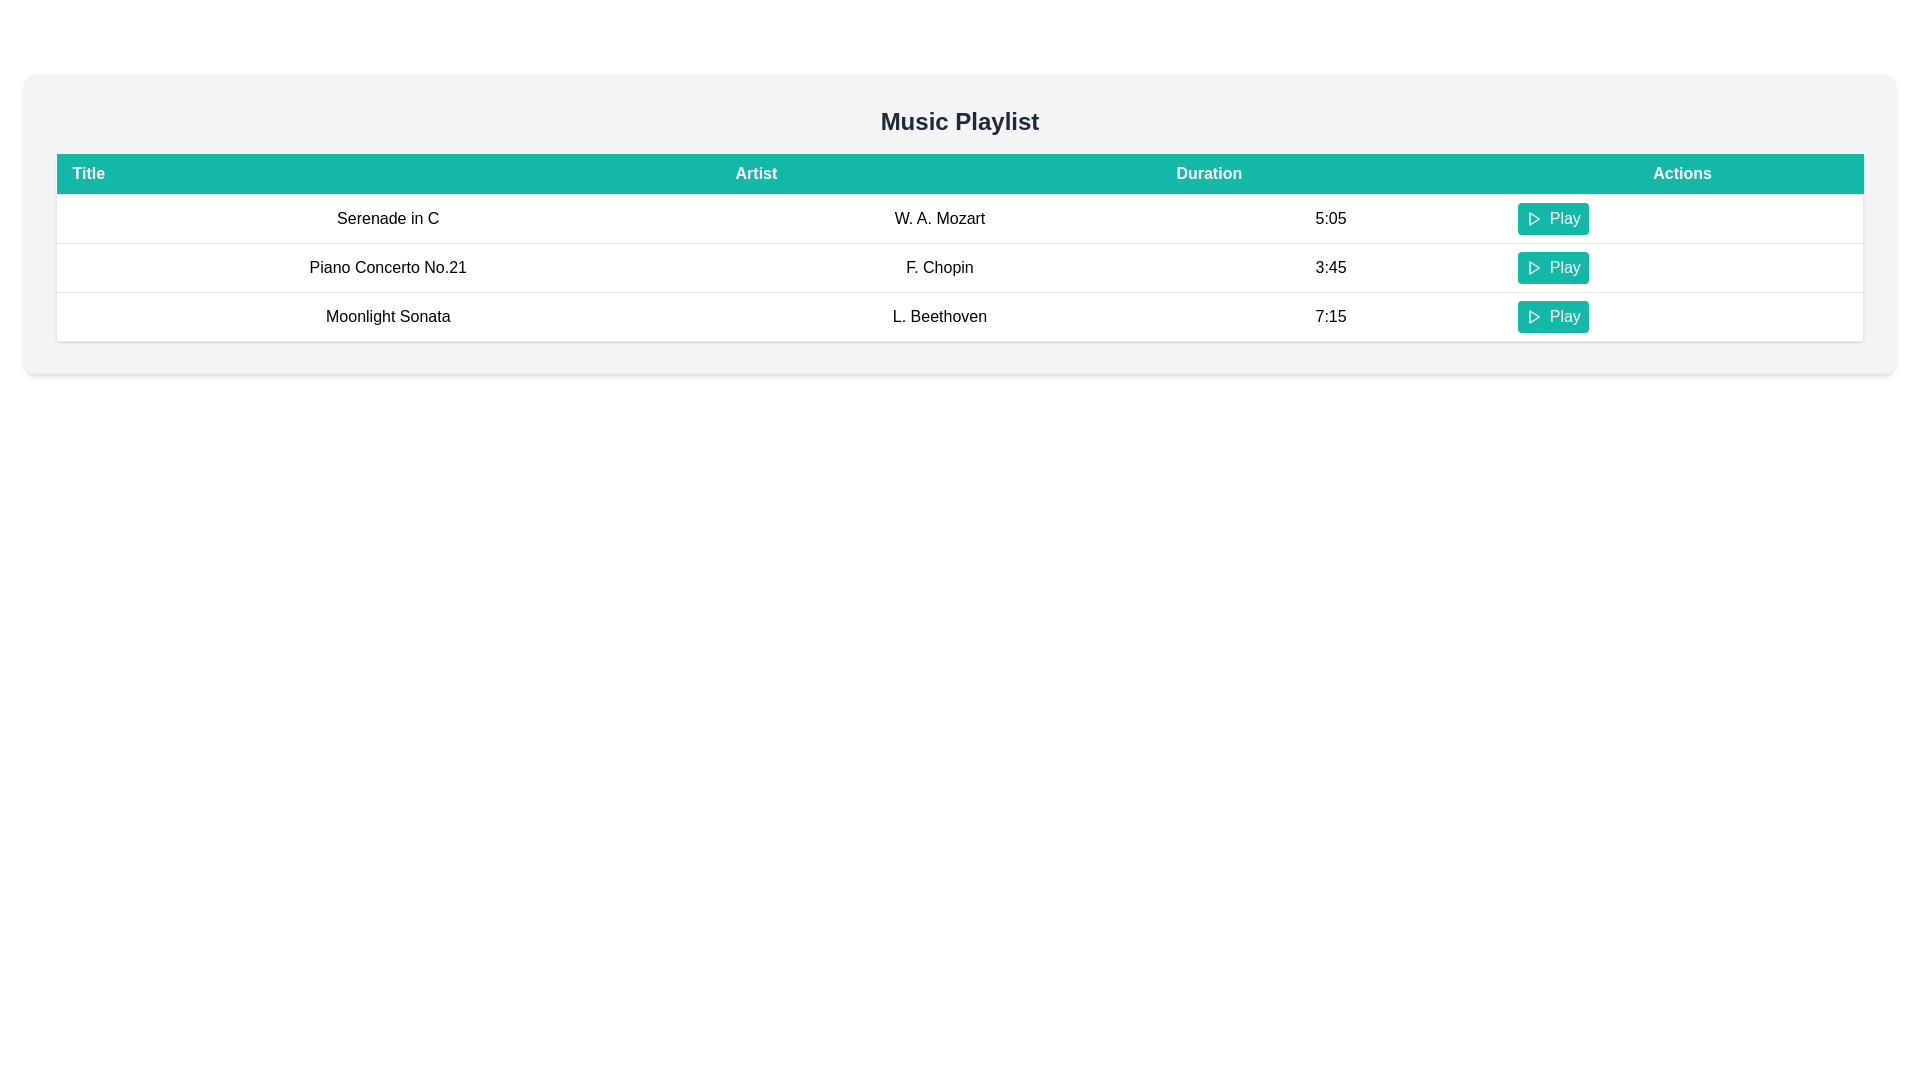  What do you see at coordinates (1331, 219) in the screenshot?
I see `the text label displaying the duration '5:05' in the 'Duration' column of the music playlist table, located in the second row between the 'Artist' and 'Actions' columns` at bounding box center [1331, 219].